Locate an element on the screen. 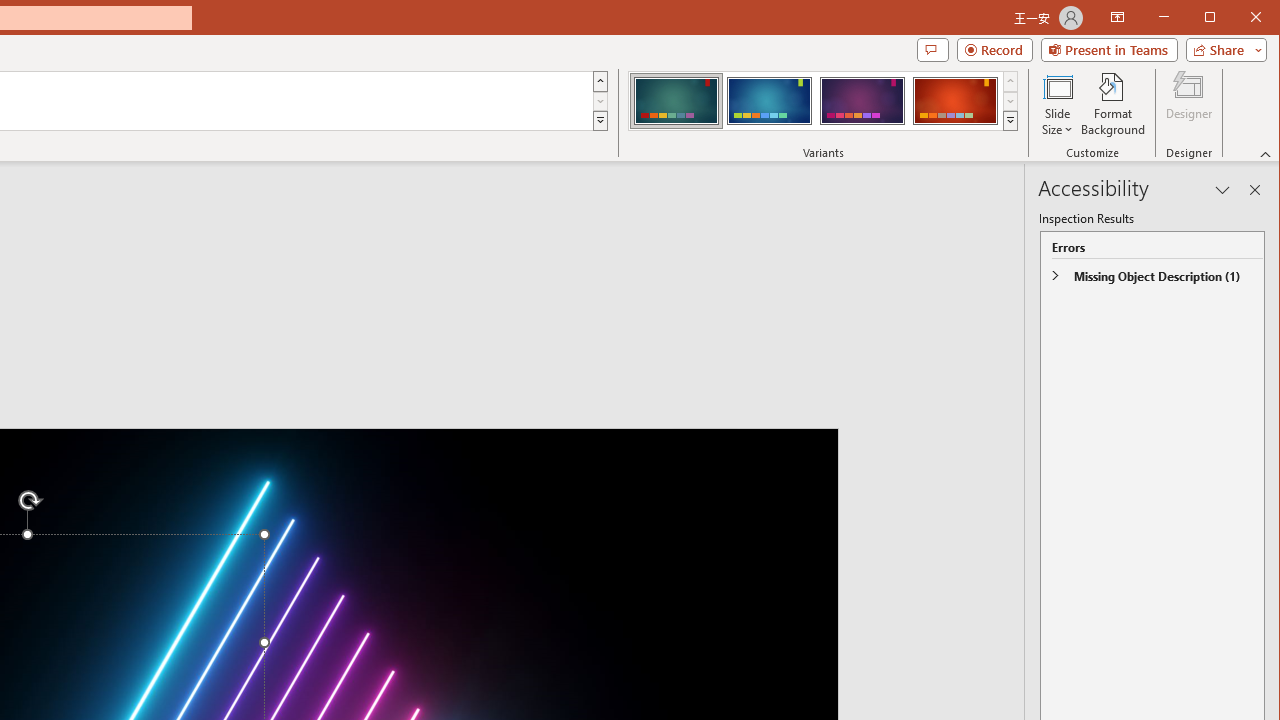 The height and width of the screenshot is (720, 1280). 'Variants' is located at coordinates (1010, 120).